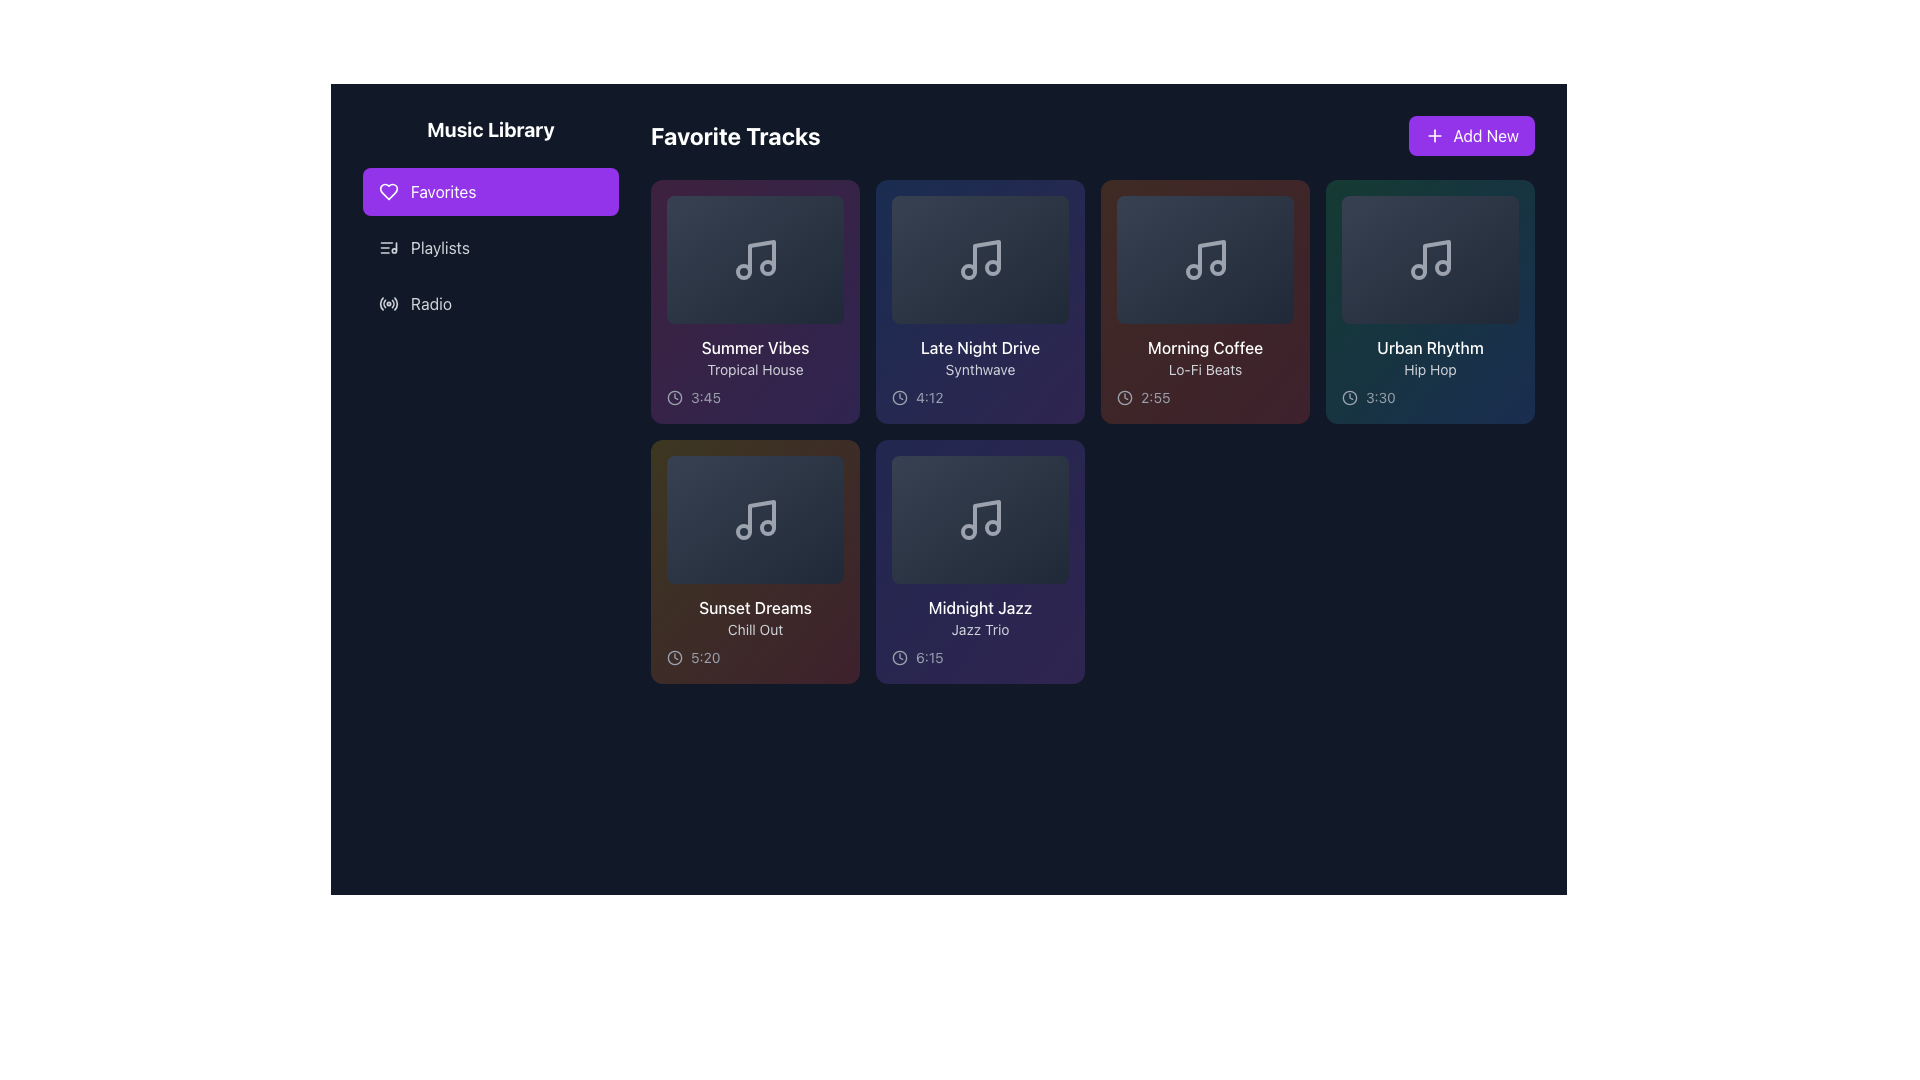 This screenshot has height=1080, width=1920. Describe the element at coordinates (388, 304) in the screenshot. I see `the circular 'Radio' icon located in the left panel under the 'Music Library' section, positioned between 'Playlists' and 'Radio' label` at that location.